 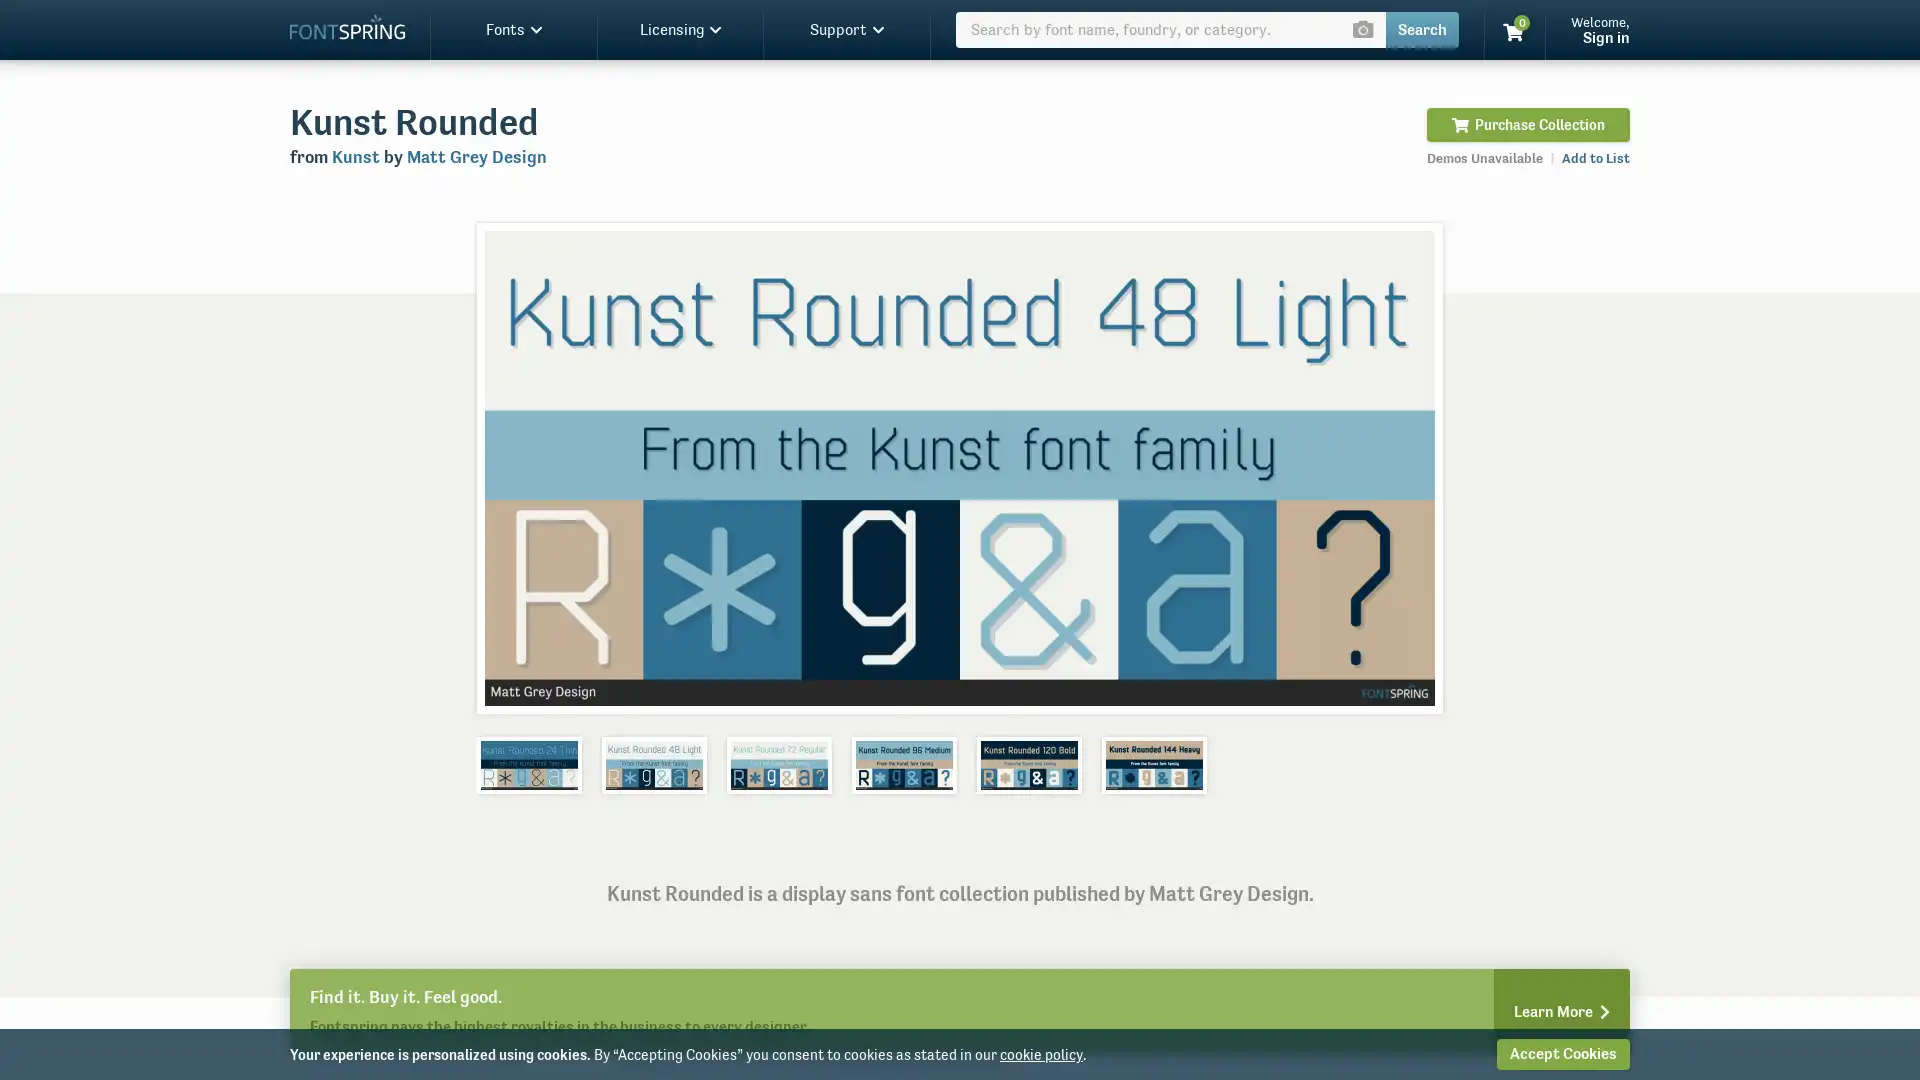 I want to click on Purchase Collection, so click(x=1527, y=124).